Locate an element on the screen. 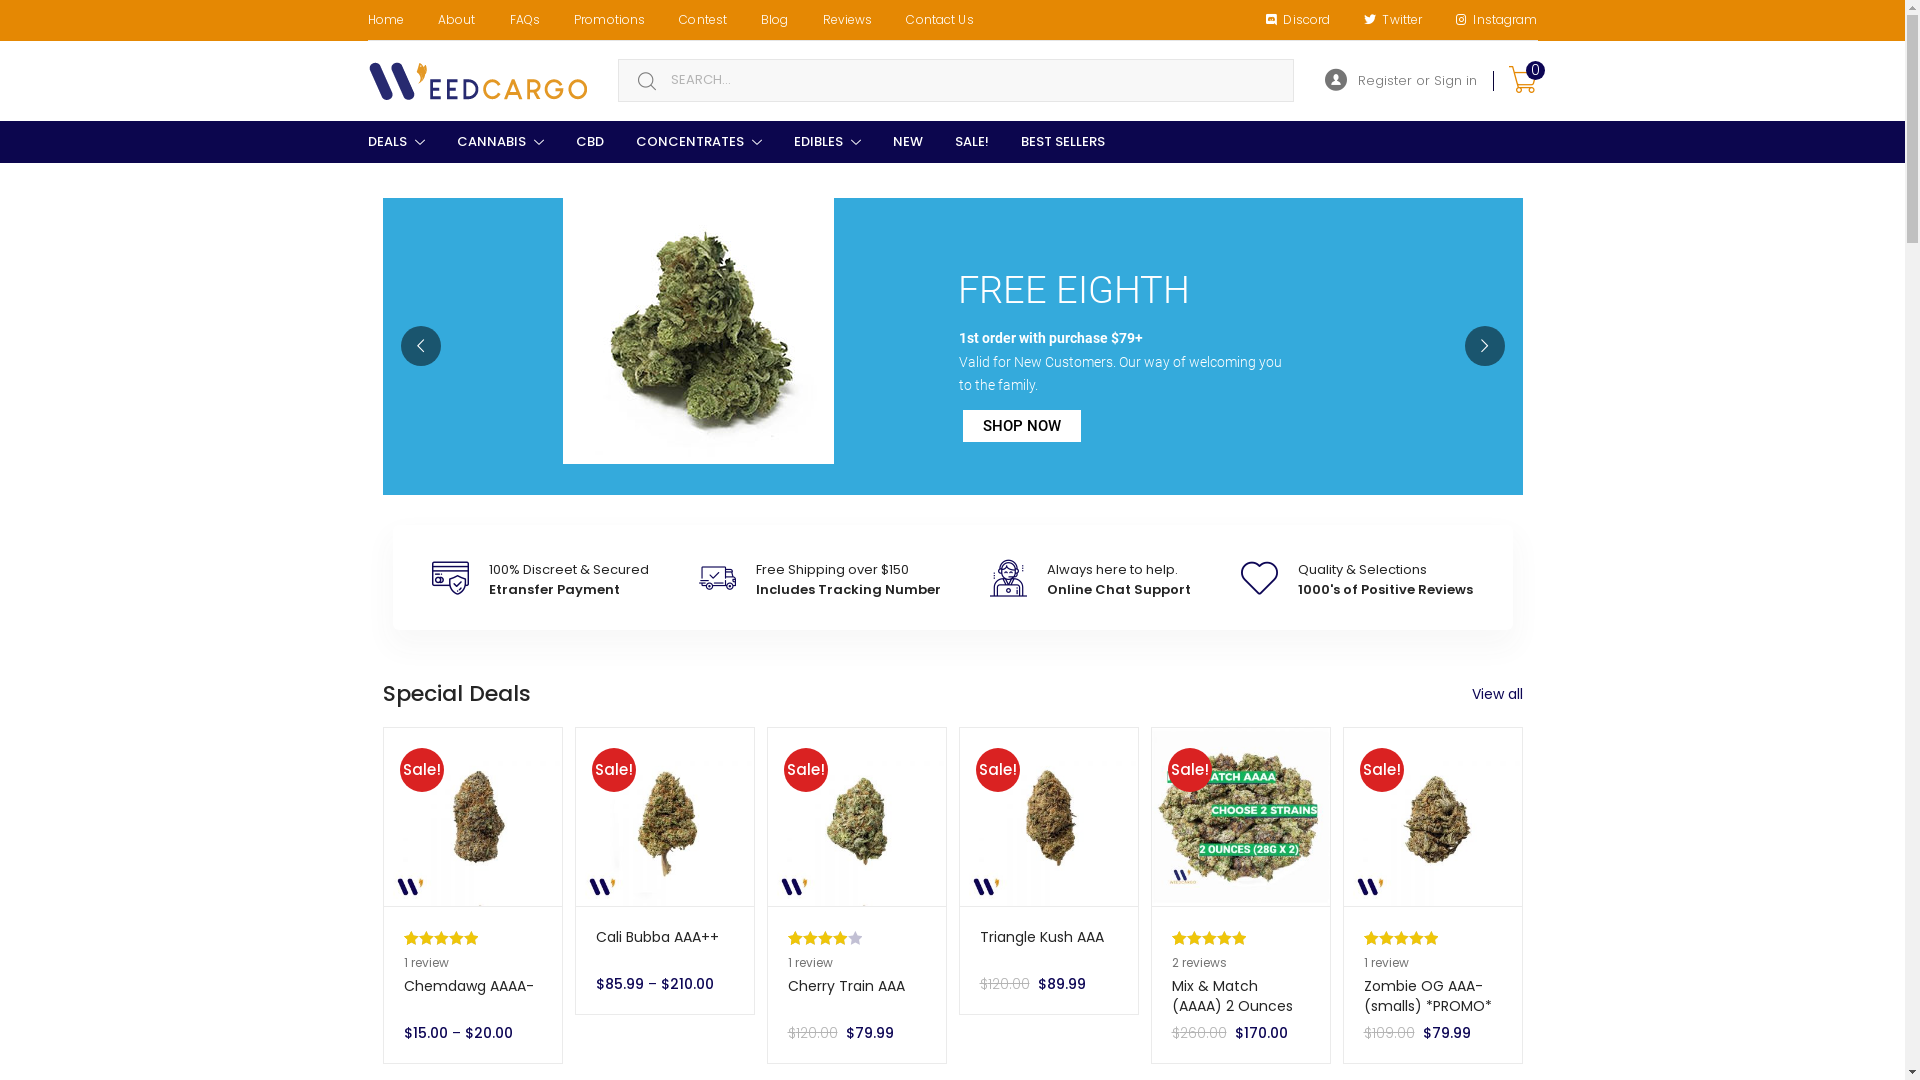 The width and height of the screenshot is (1920, 1080). 'CANNABIS' is located at coordinates (499, 141).